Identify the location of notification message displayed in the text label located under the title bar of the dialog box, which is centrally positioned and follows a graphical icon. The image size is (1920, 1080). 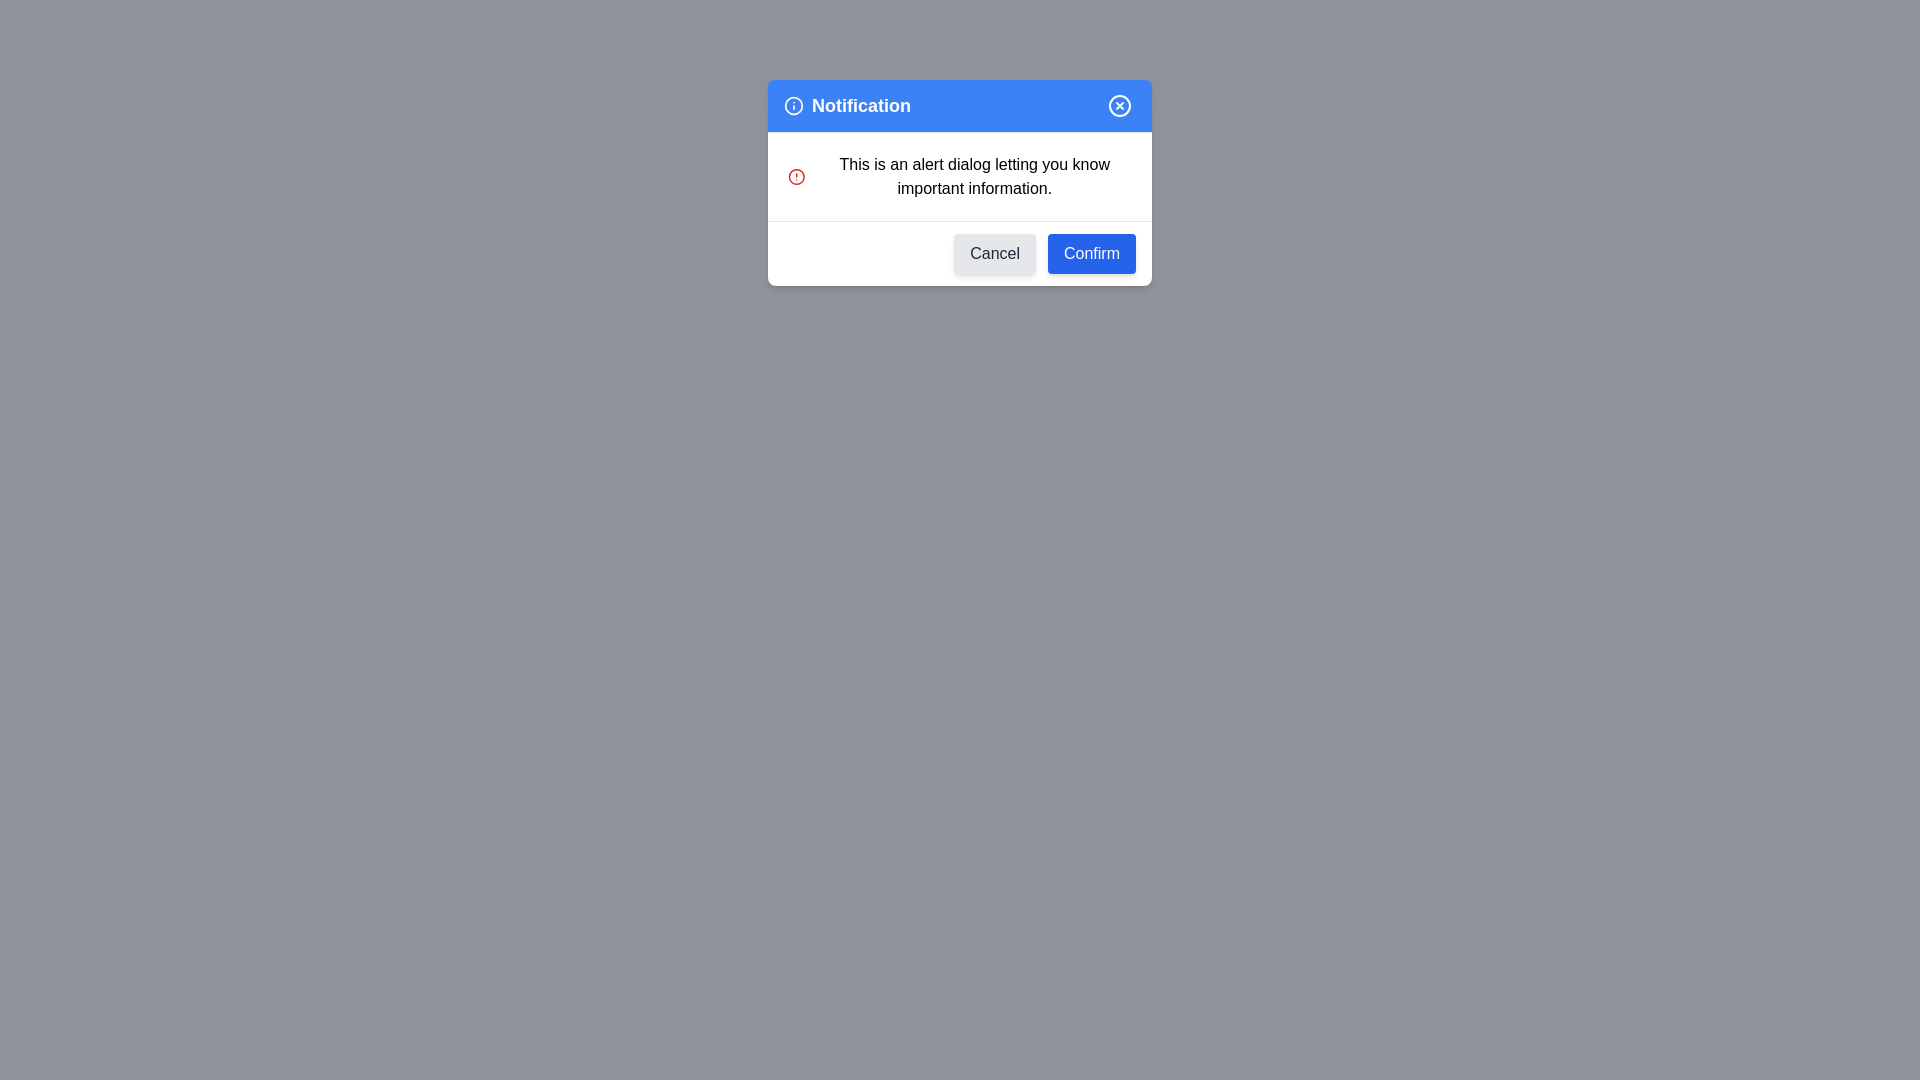
(974, 176).